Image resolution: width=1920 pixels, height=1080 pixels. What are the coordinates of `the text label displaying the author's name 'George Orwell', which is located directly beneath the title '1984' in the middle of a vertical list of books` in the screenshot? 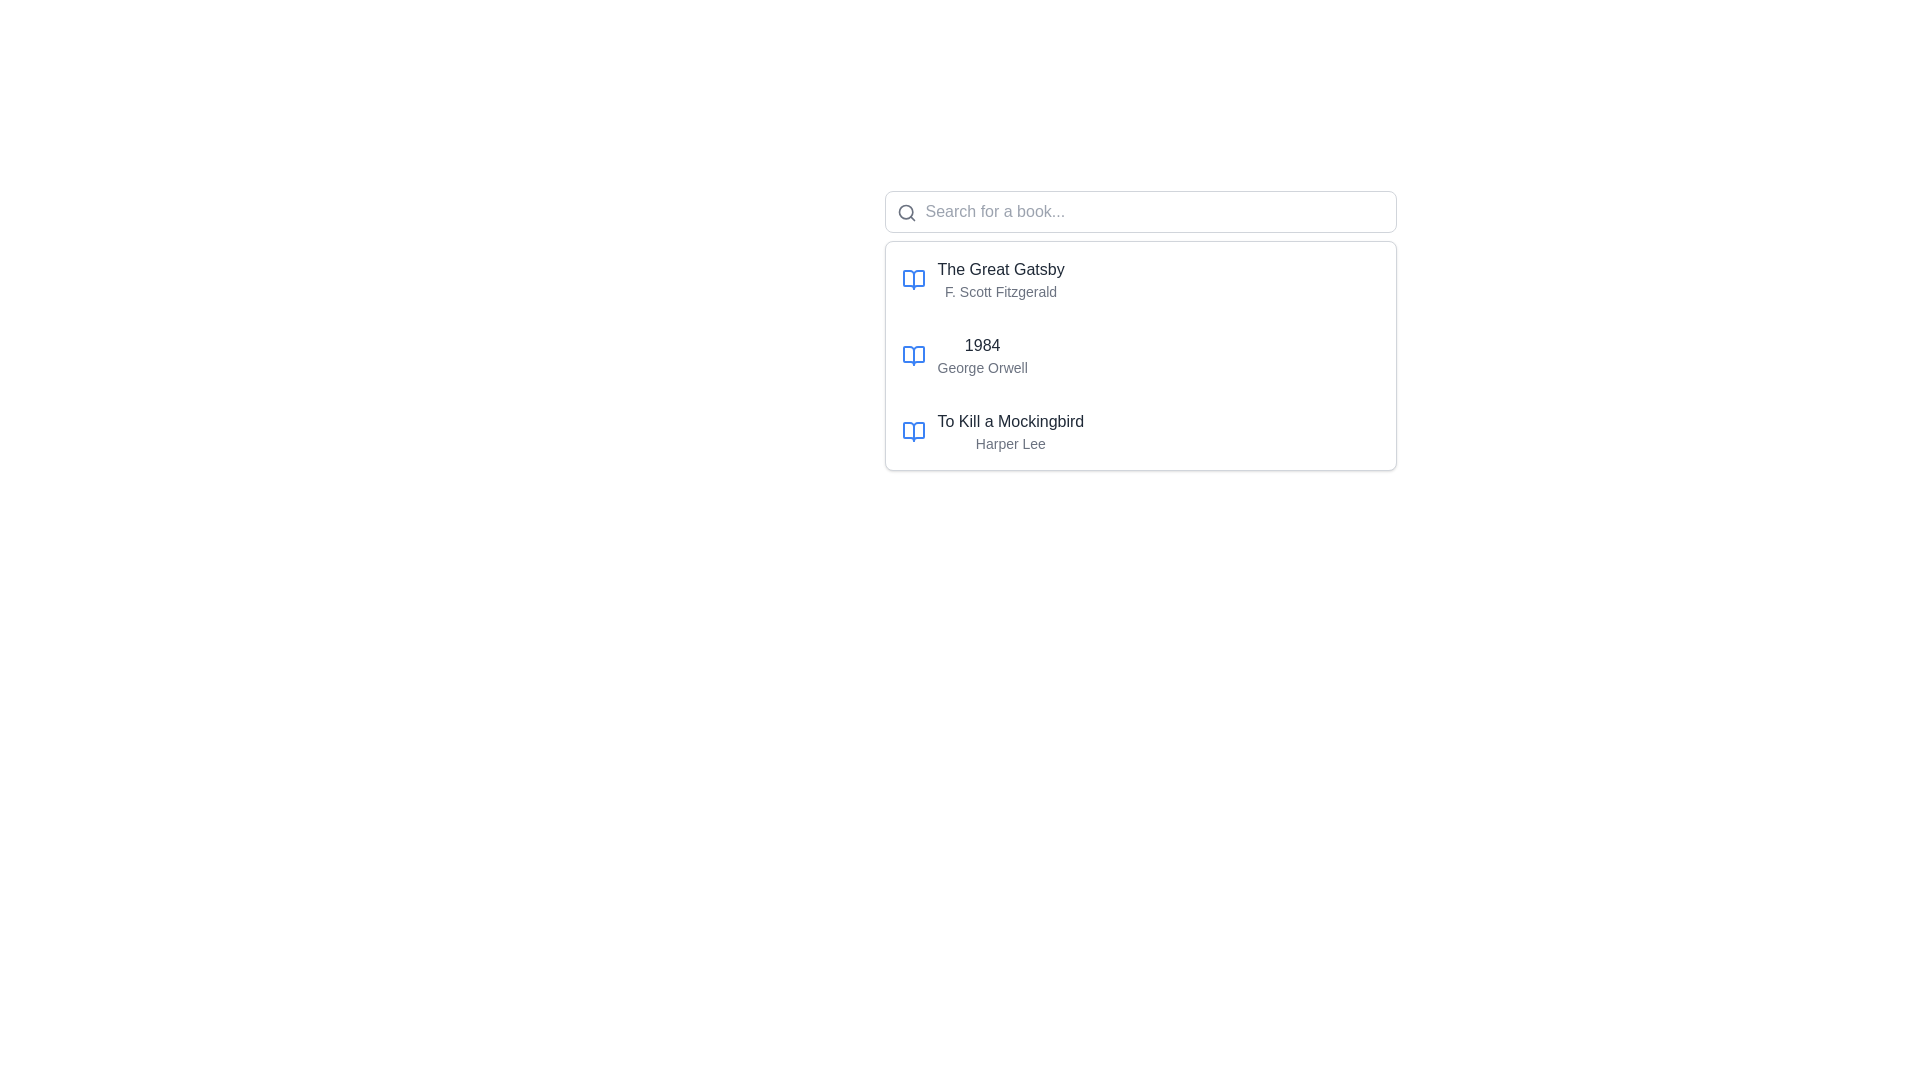 It's located at (982, 367).